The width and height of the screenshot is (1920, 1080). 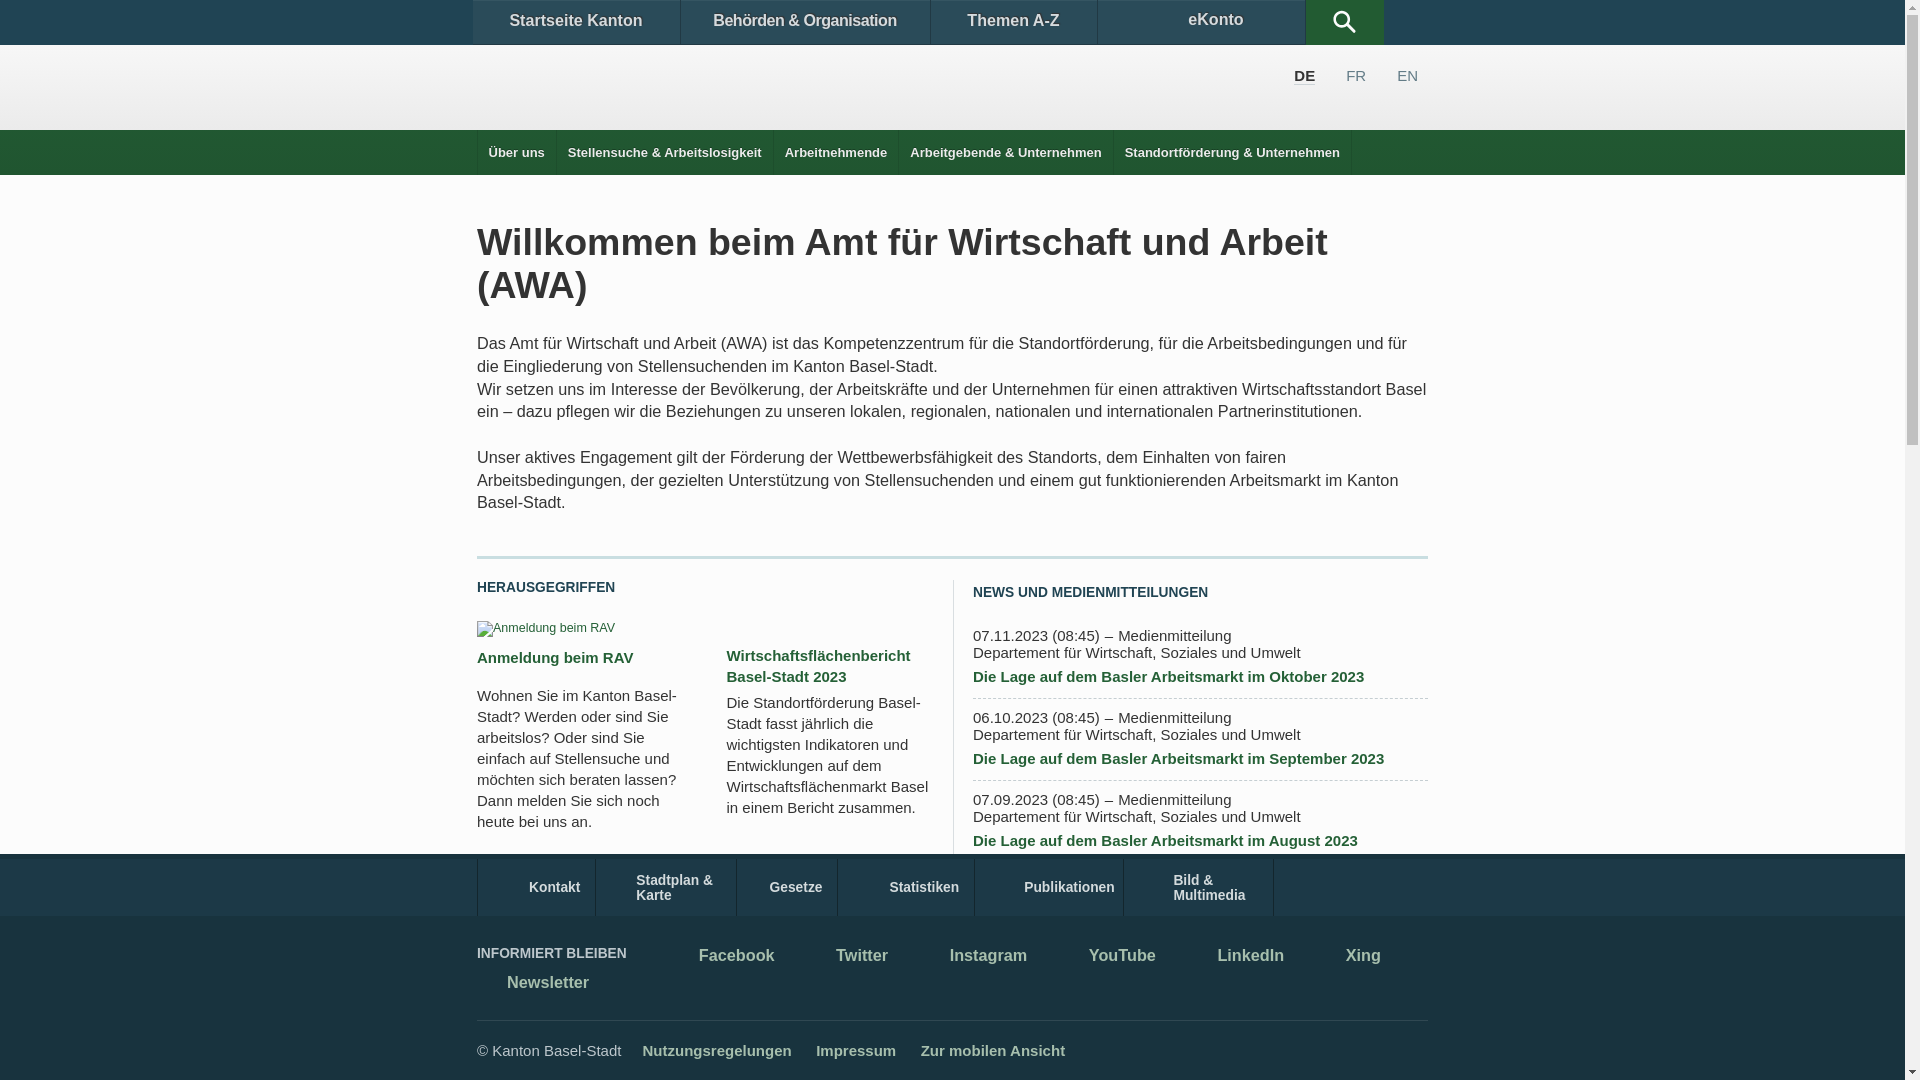 What do you see at coordinates (1315, 955) in the screenshot?
I see `'Xing'` at bounding box center [1315, 955].